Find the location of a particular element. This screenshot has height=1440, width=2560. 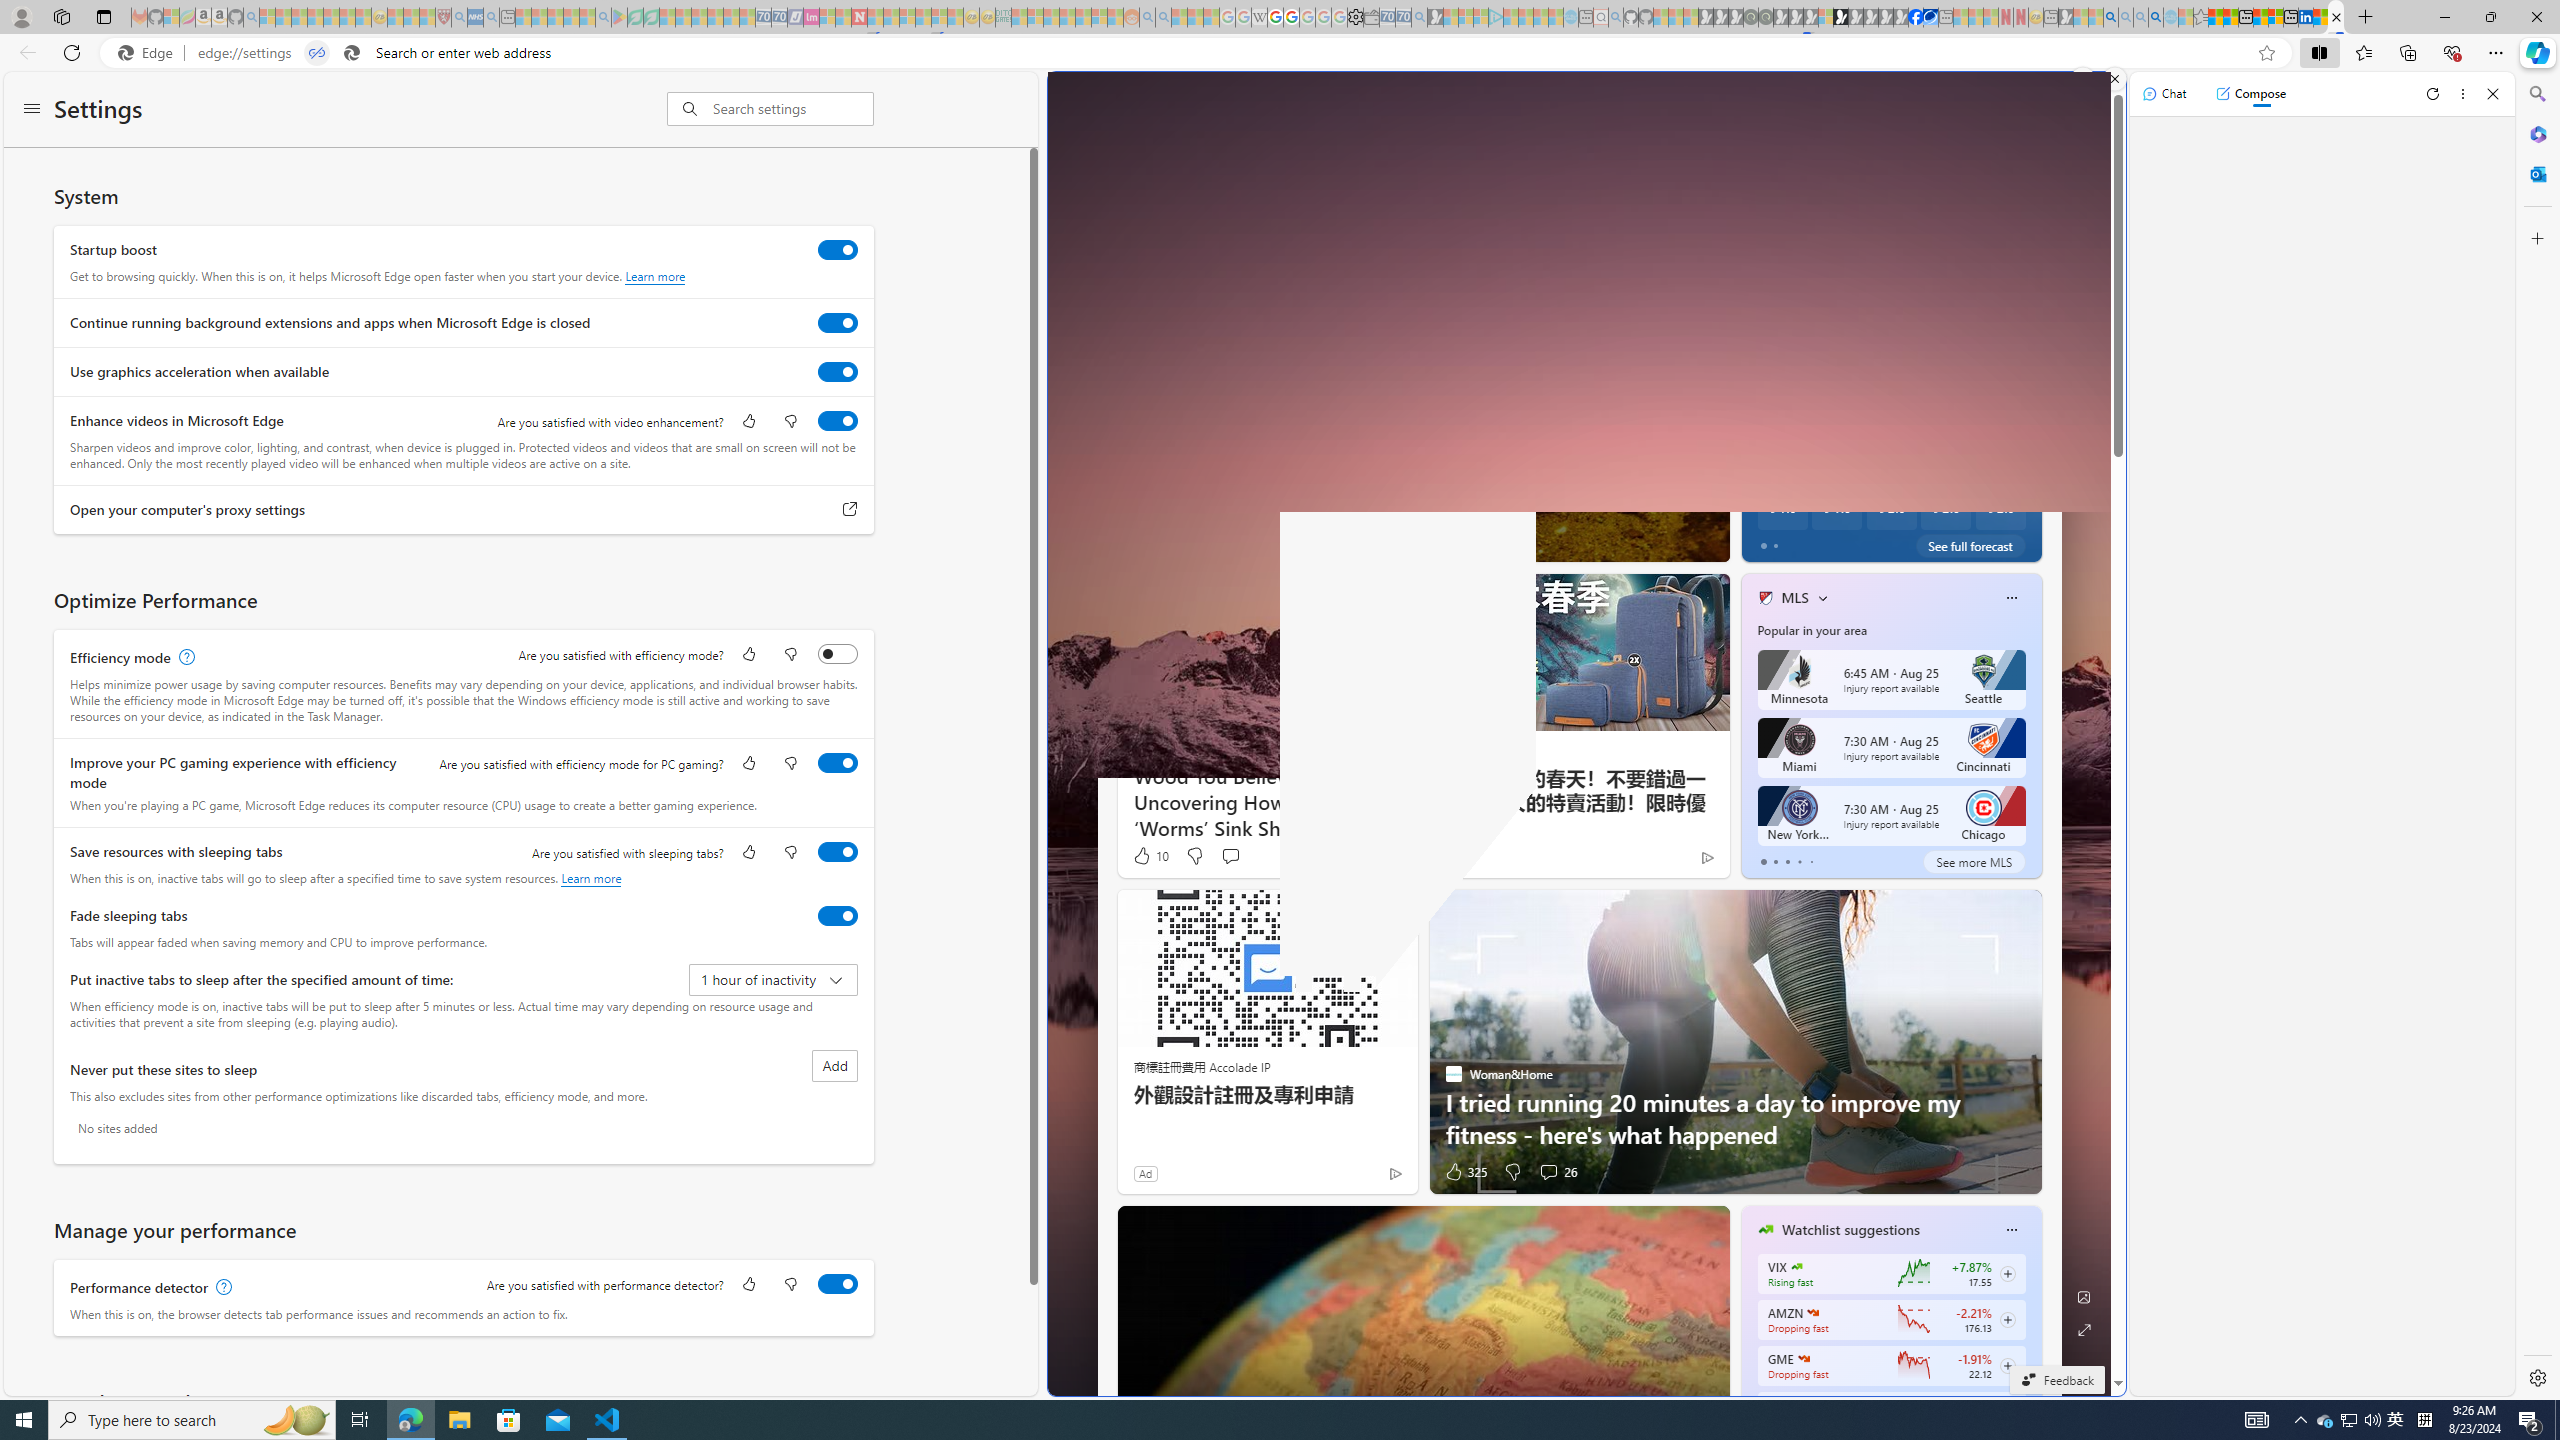

'See full forecast' is located at coordinates (1968, 545).